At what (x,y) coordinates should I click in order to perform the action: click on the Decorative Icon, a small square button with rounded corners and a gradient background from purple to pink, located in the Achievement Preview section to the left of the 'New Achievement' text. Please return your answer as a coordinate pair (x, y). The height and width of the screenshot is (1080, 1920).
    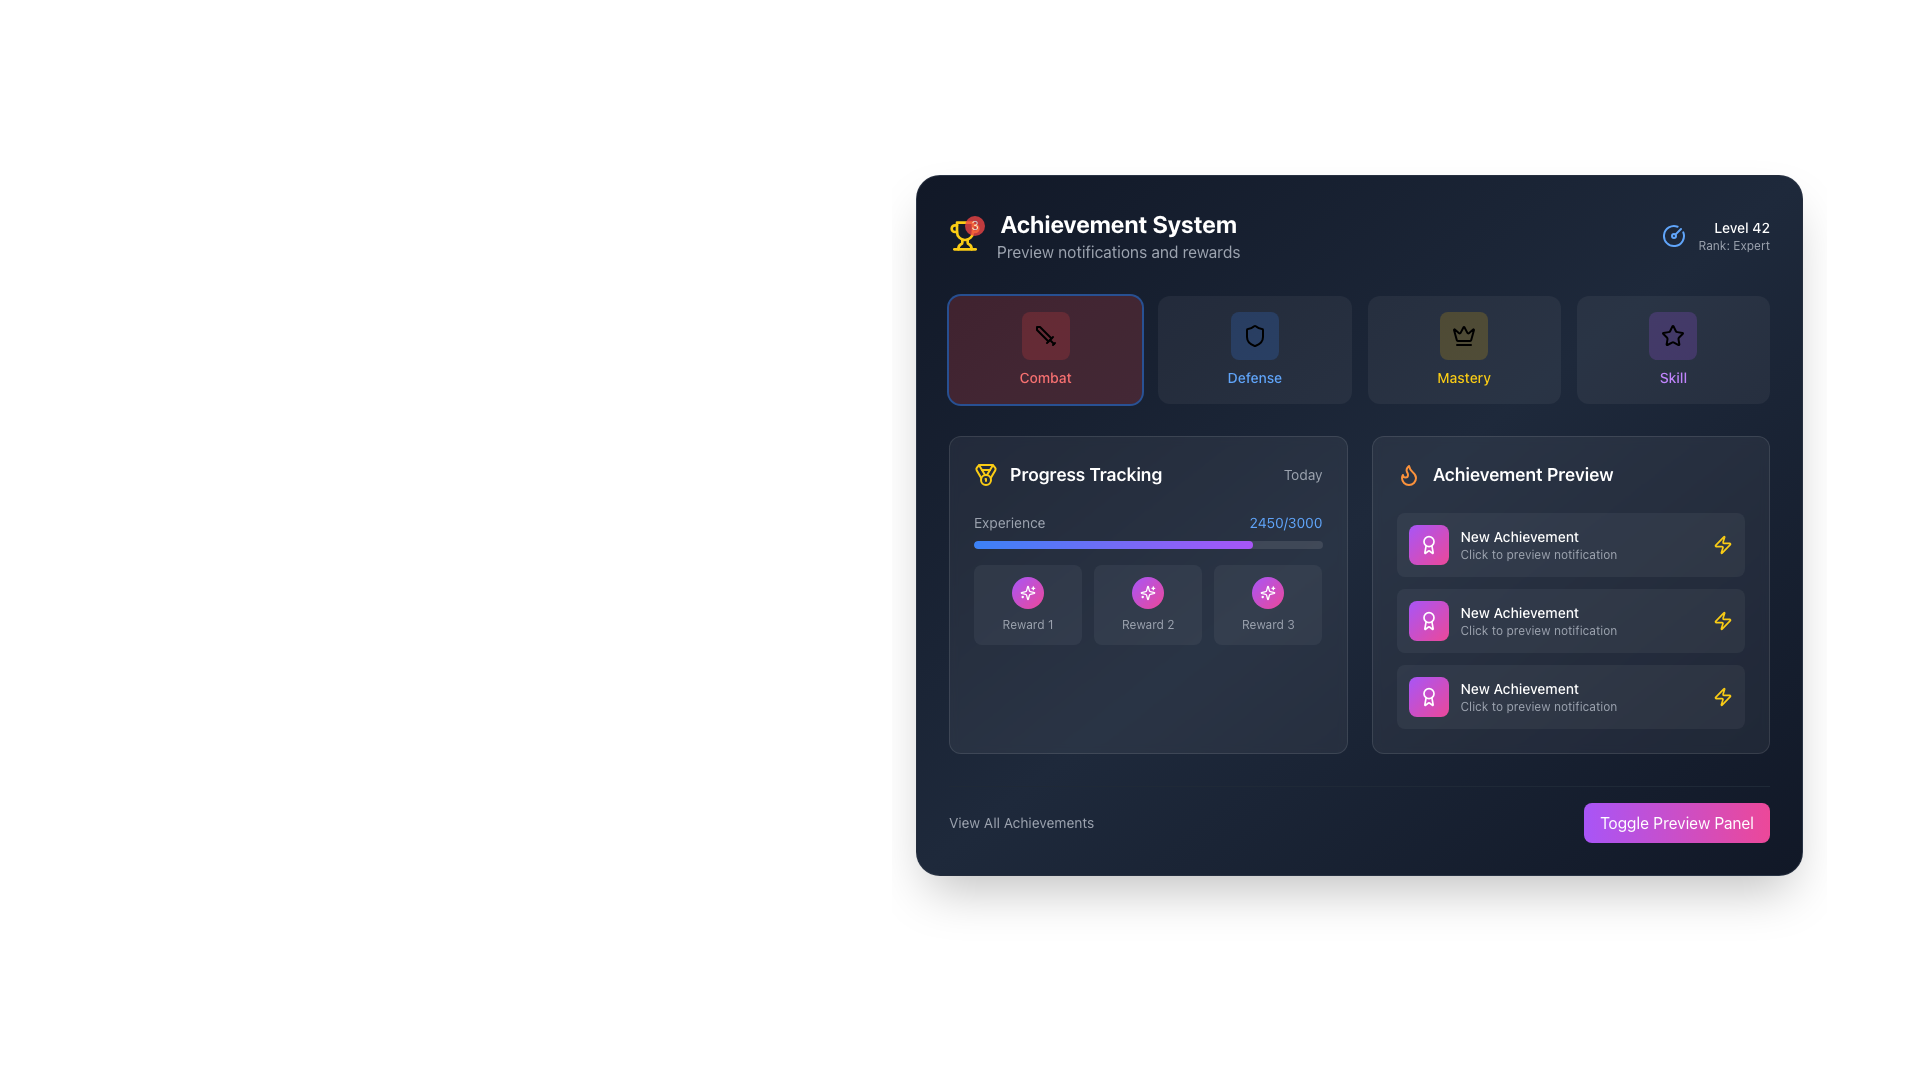
    Looking at the image, I should click on (1427, 696).